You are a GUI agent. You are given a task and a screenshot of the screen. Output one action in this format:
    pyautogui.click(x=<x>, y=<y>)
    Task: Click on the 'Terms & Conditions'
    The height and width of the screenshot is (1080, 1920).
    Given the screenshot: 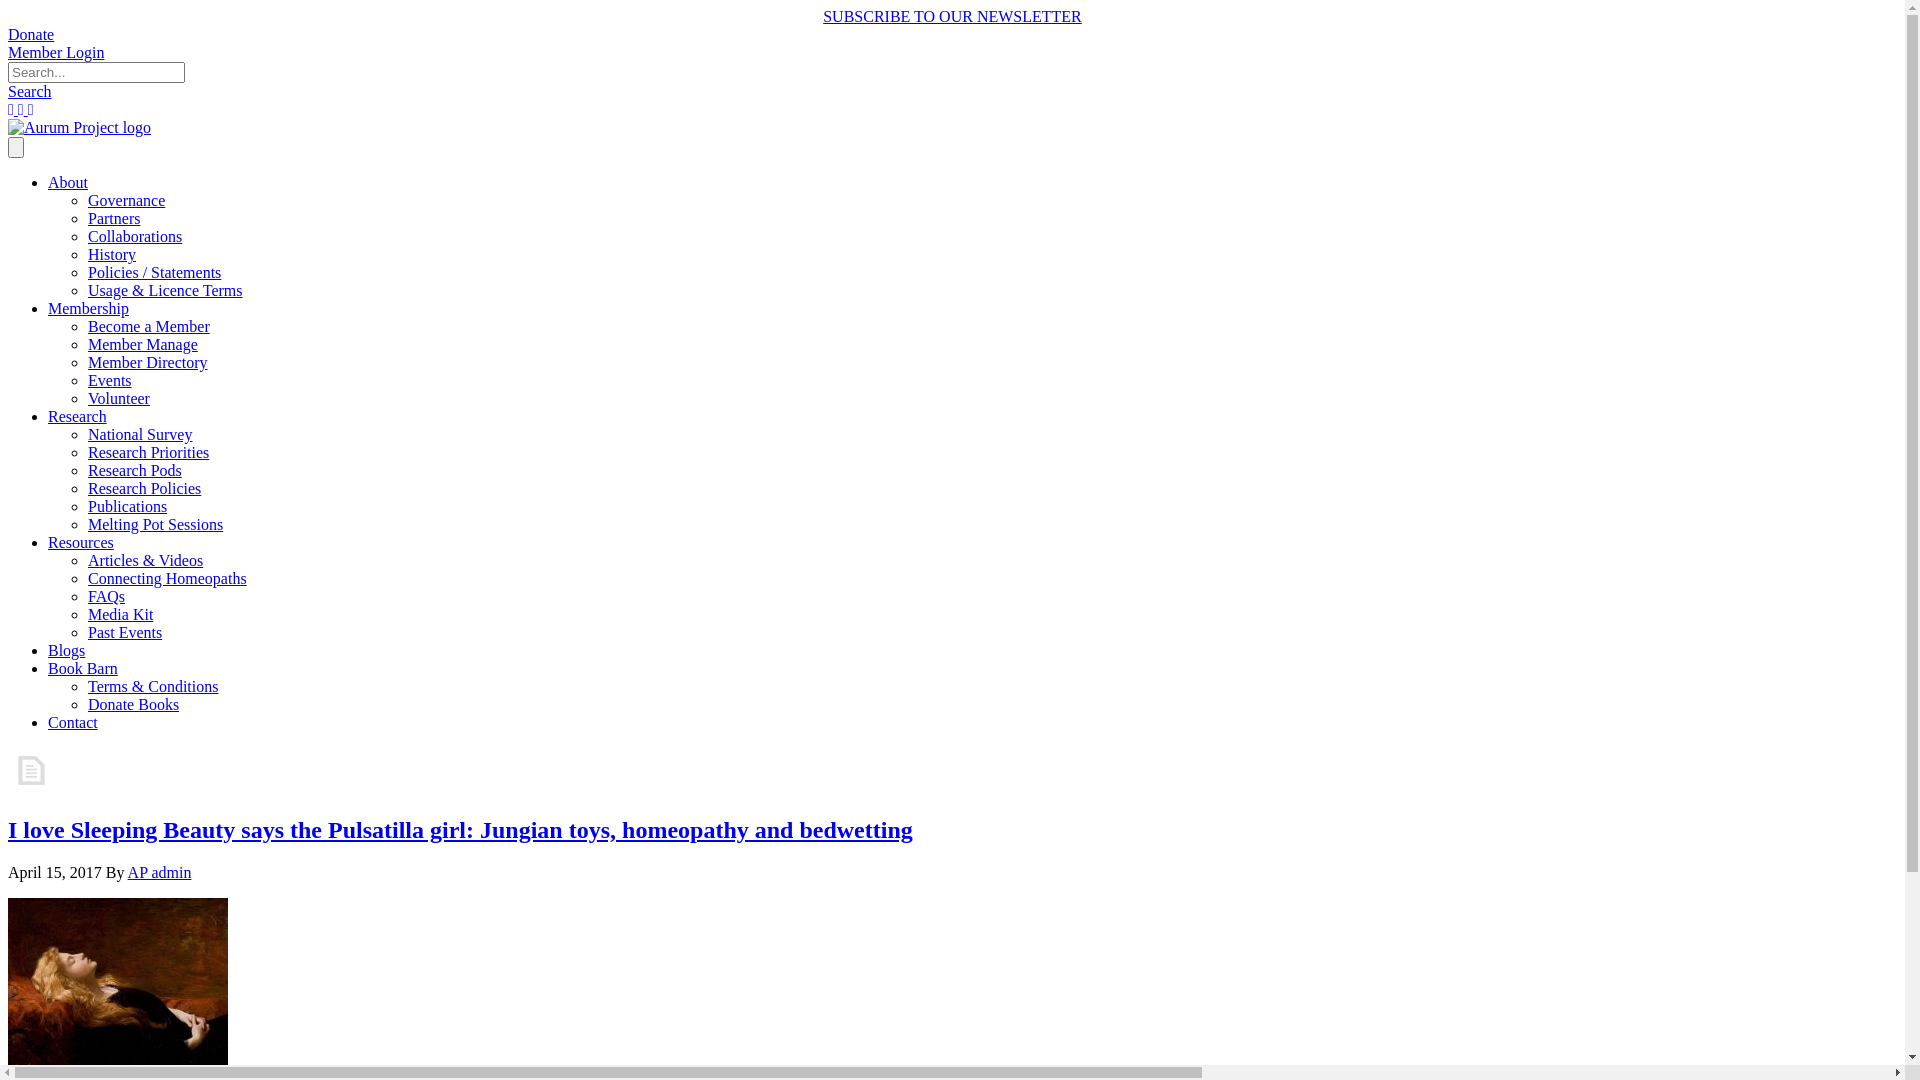 What is the action you would take?
    pyautogui.click(x=152, y=685)
    